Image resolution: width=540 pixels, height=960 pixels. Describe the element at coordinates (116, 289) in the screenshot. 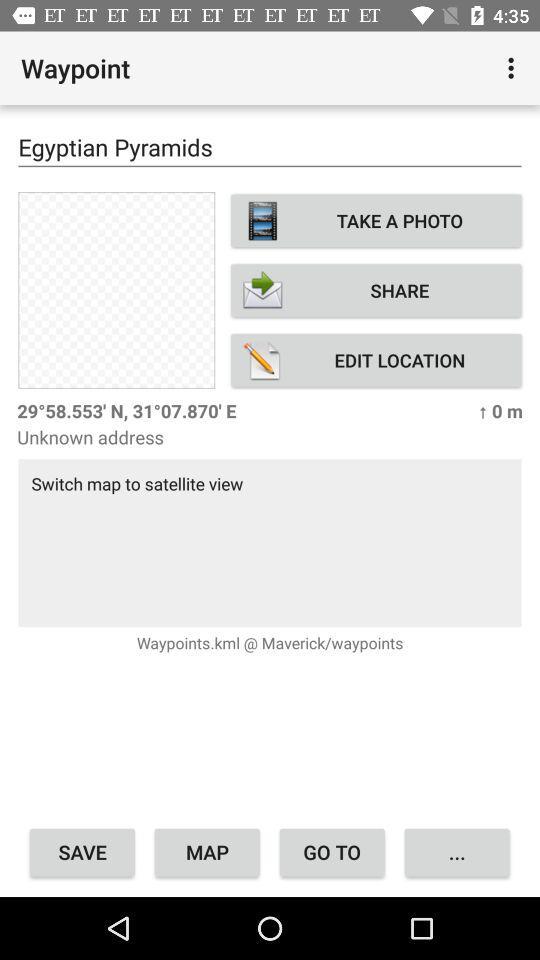

I see `the item below egyptian pyramids` at that location.